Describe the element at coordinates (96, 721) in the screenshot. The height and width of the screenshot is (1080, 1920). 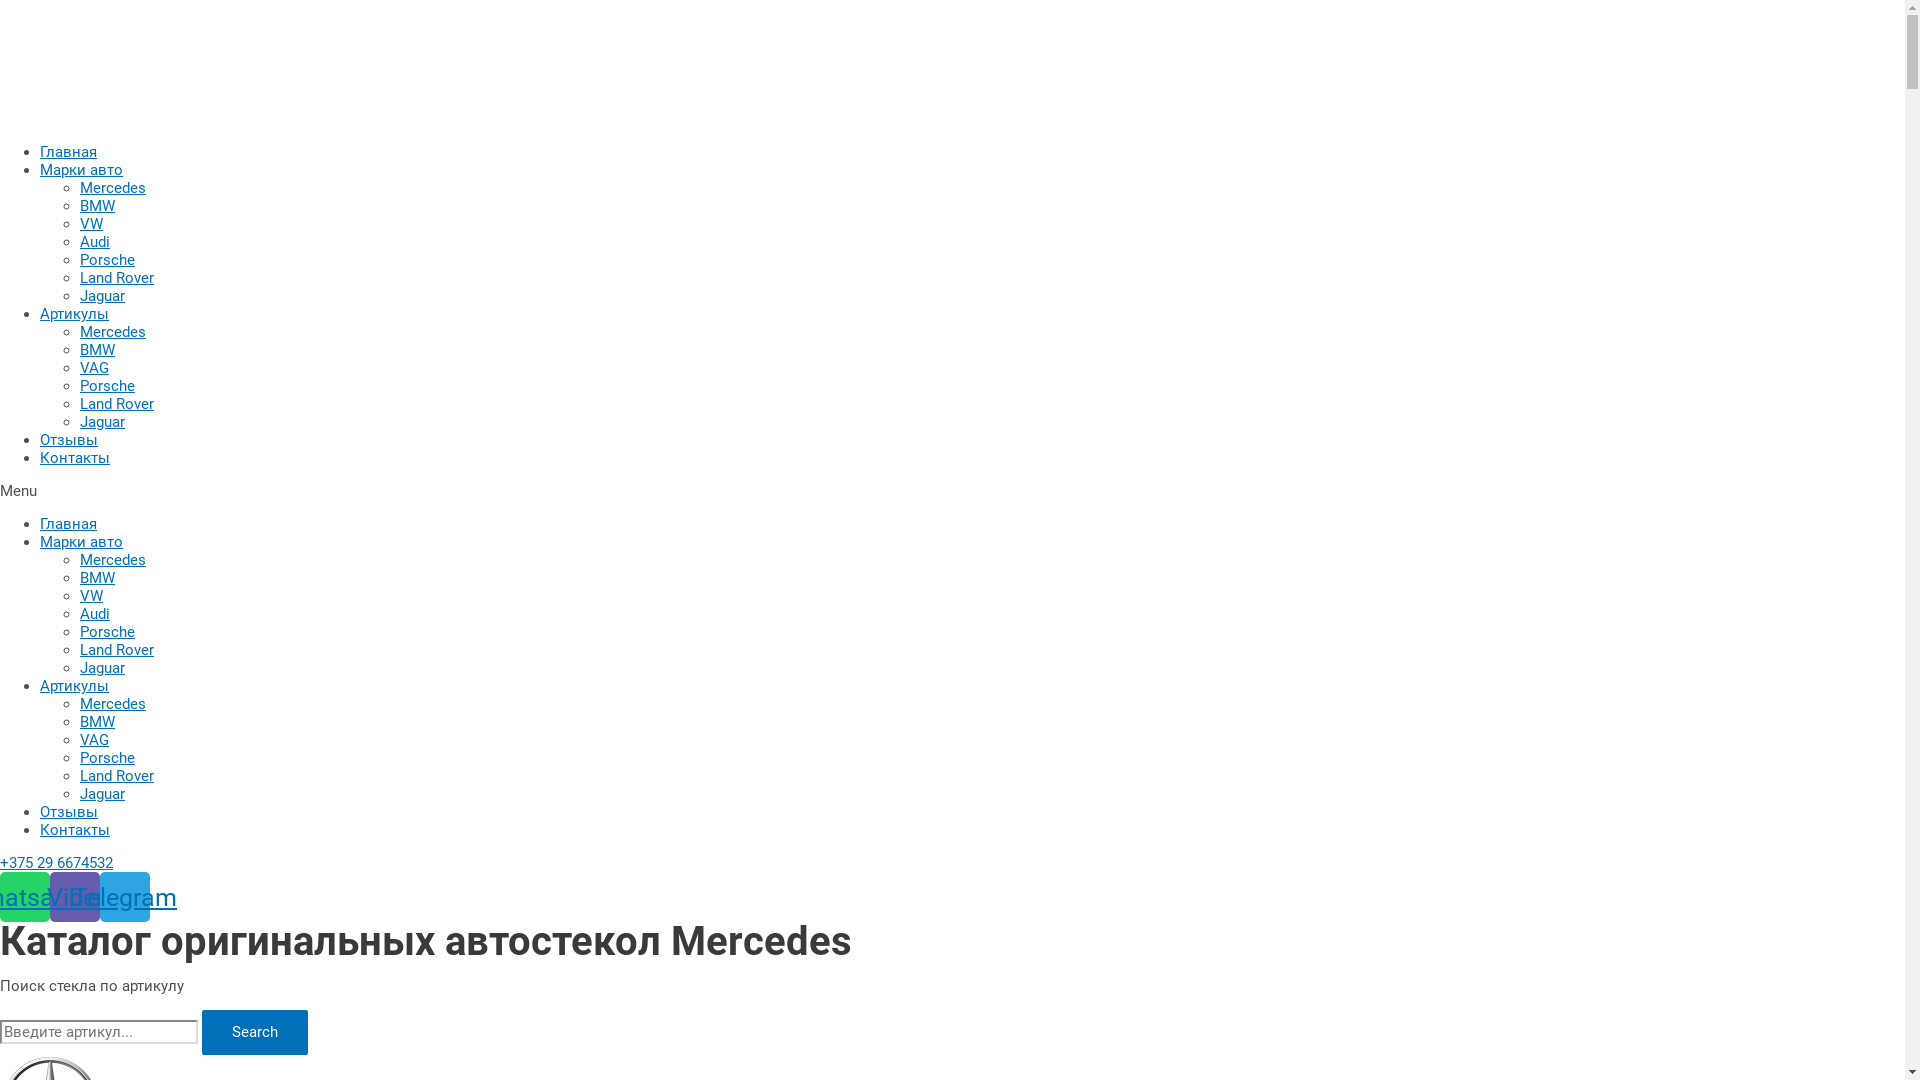
I see `'BMW'` at that location.